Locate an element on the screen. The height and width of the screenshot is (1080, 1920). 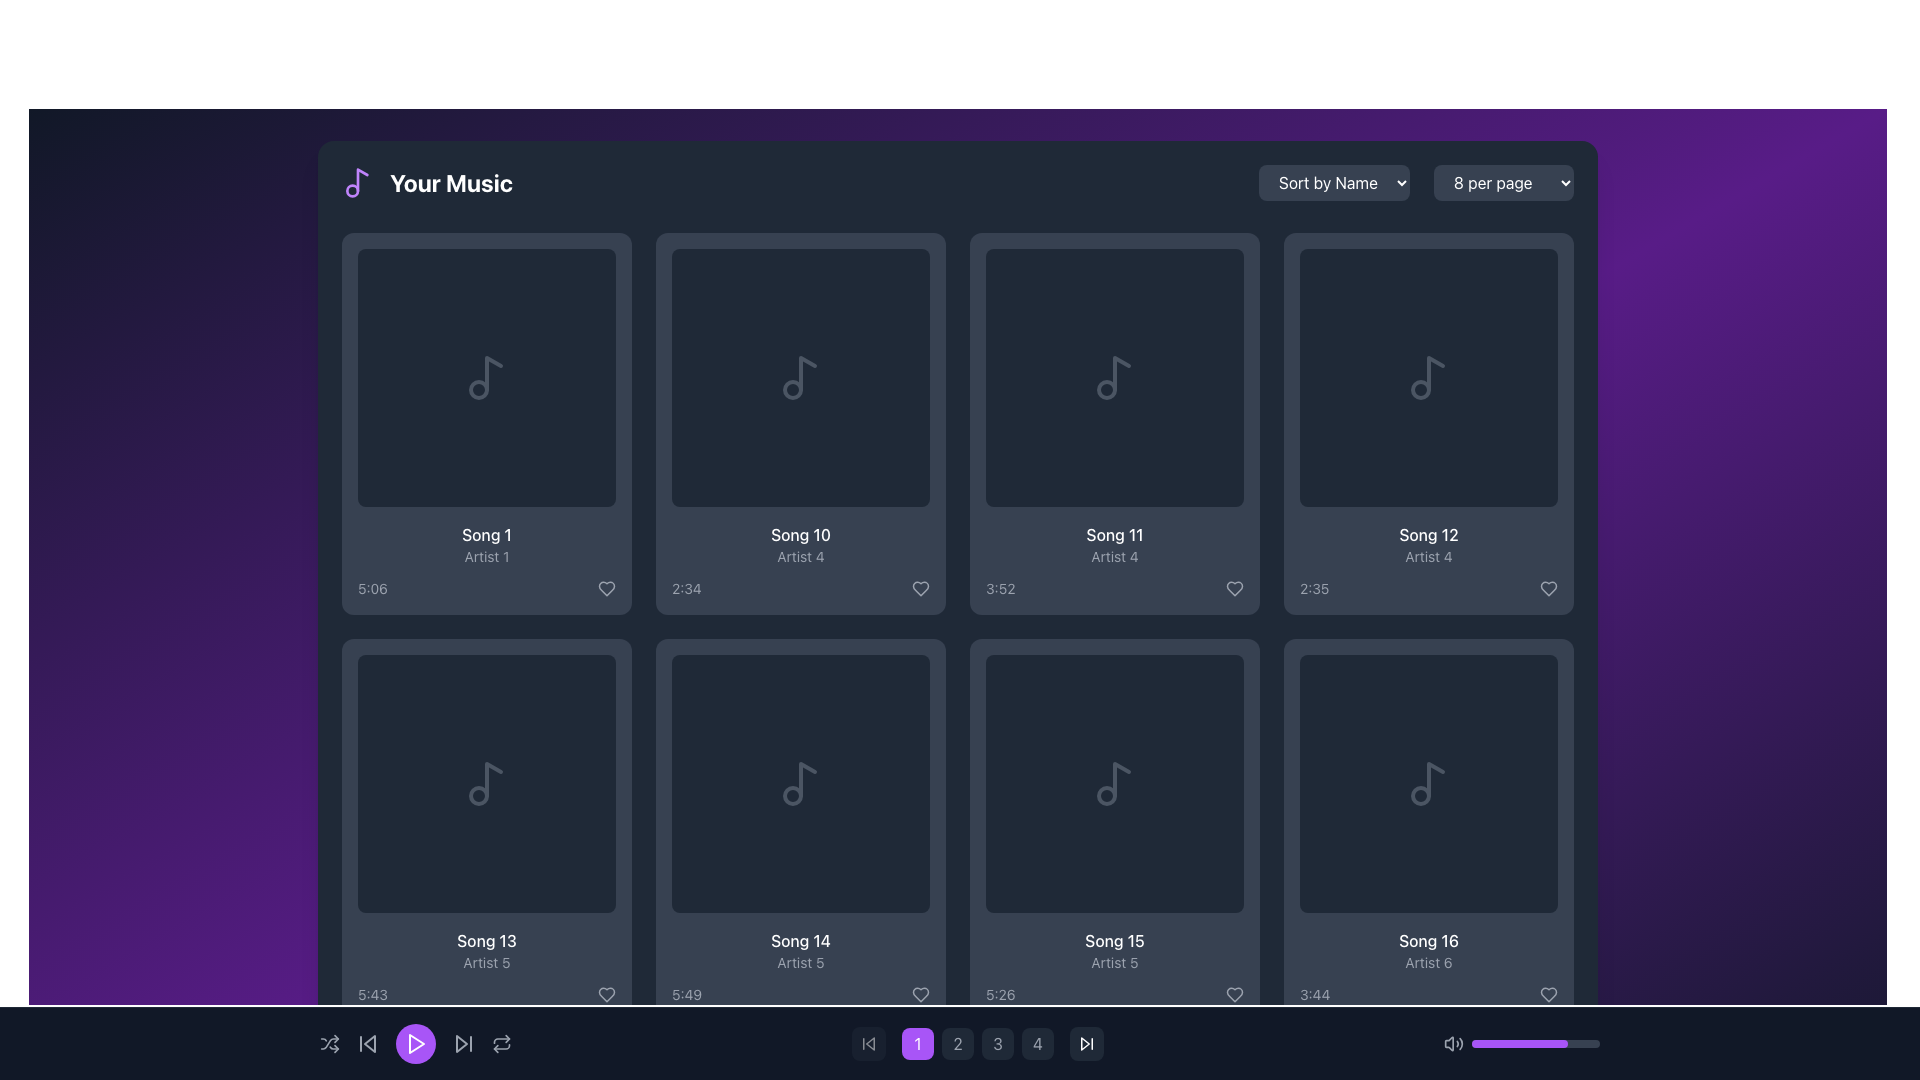
the small circular graphical element located at the bottom-right corner of the music note icon within the 'Song 15' card is located at coordinates (1106, 794).